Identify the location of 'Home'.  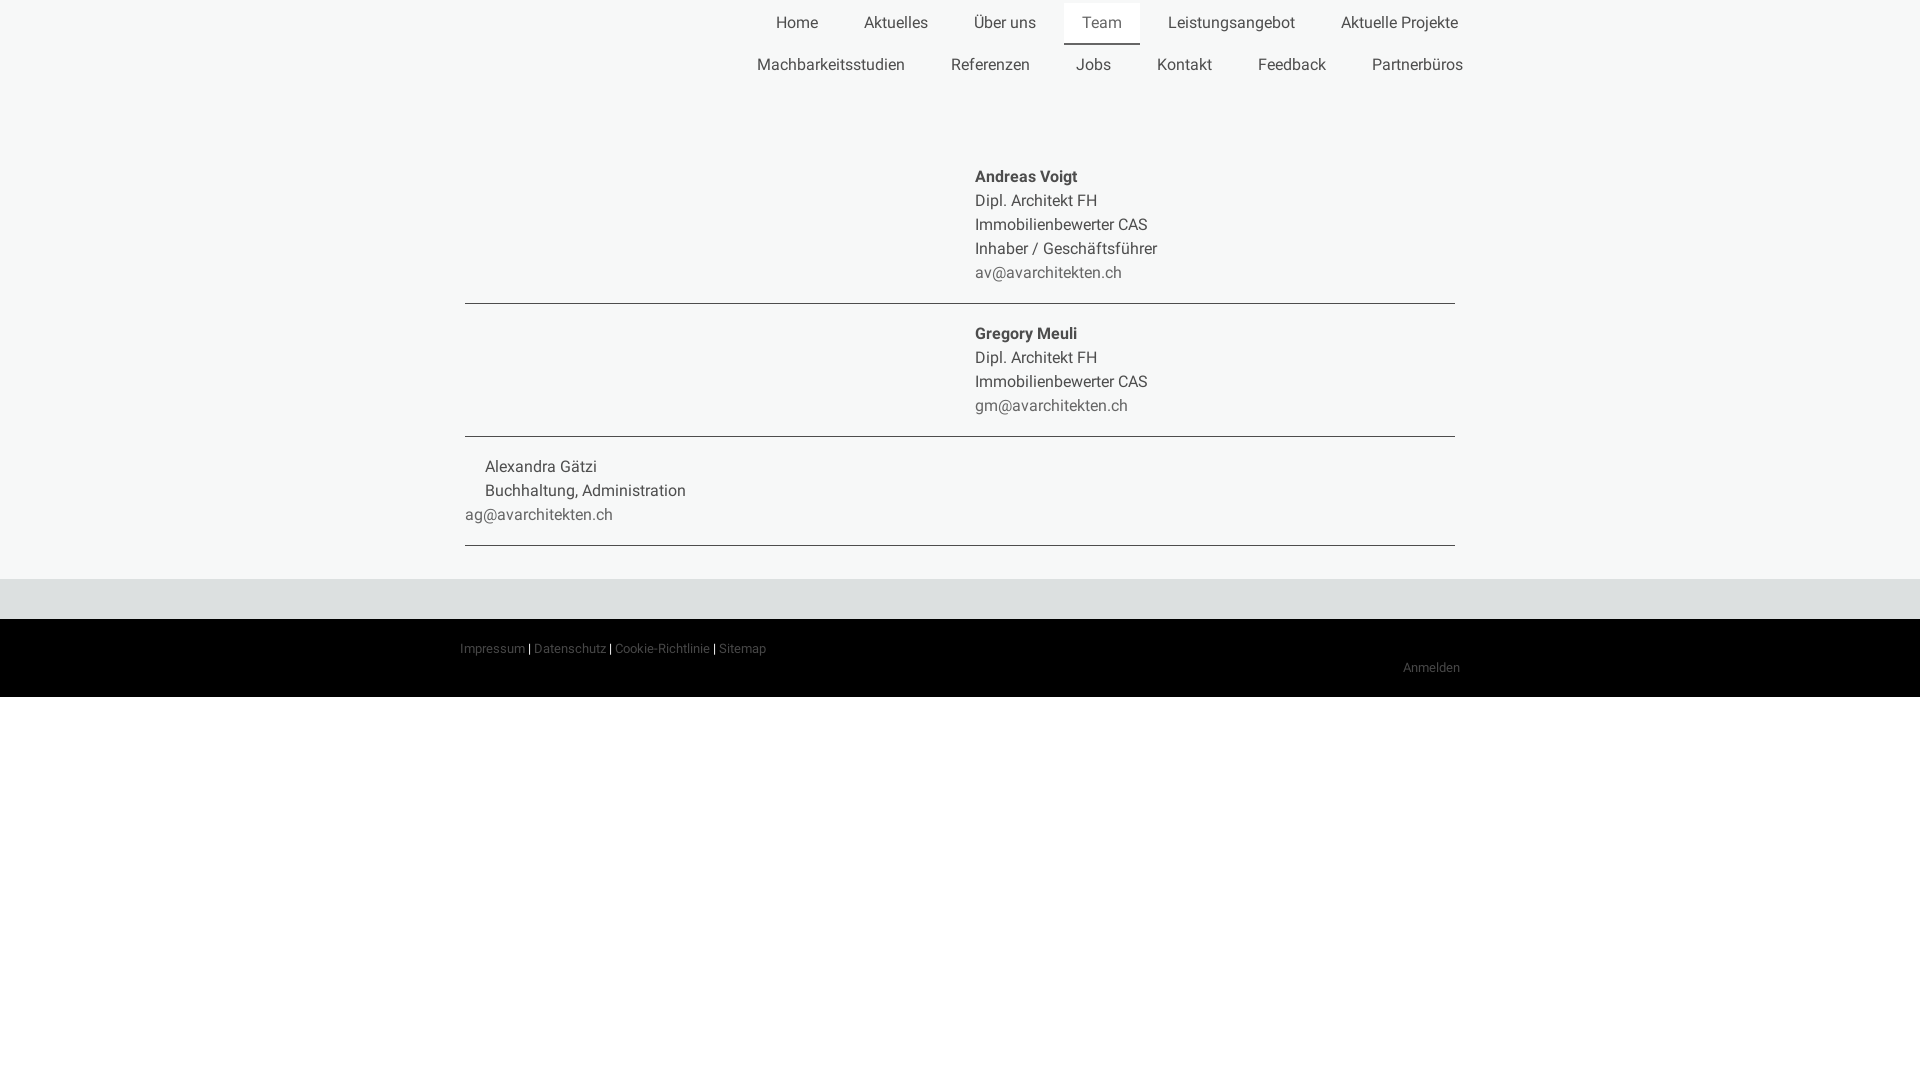
(795, 23).